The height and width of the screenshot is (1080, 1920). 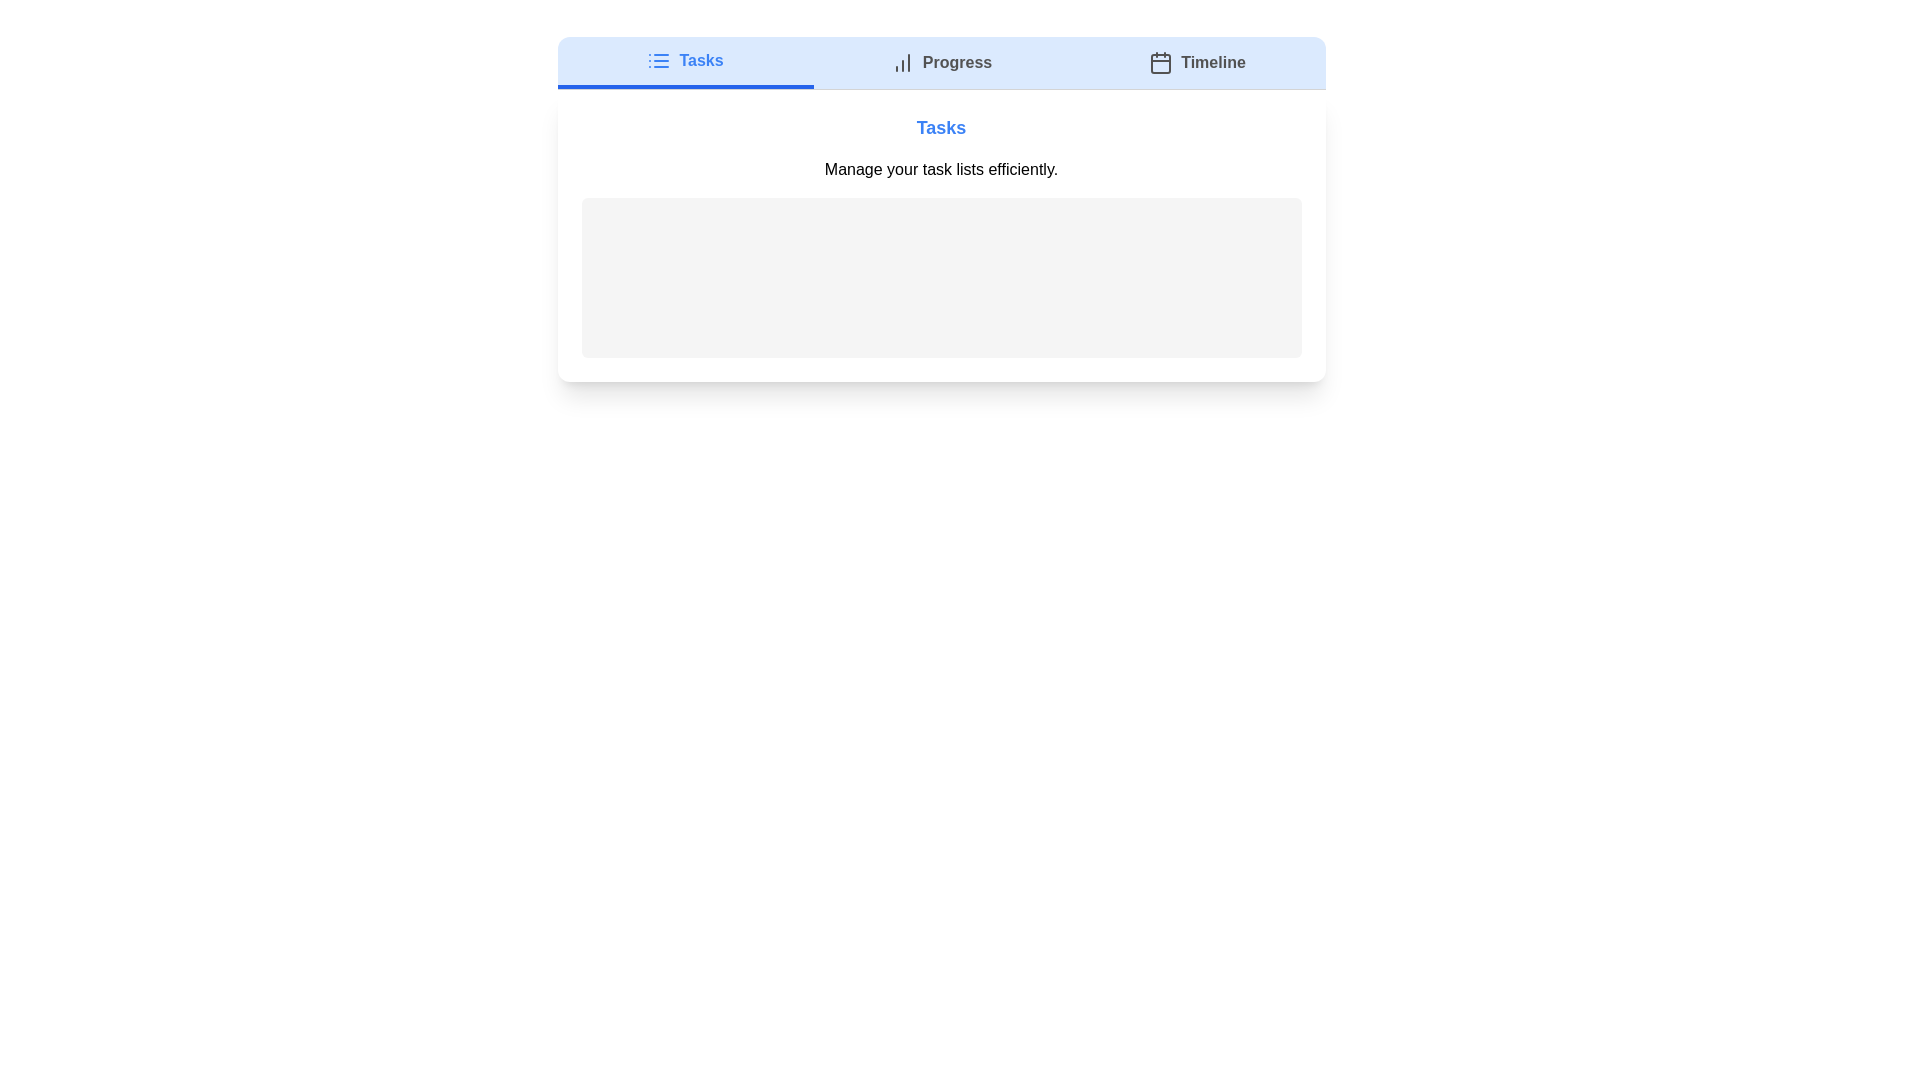 I want to click on the calendar icon in the Timeline section of the navigation bar, so click(x=1161, y=61).